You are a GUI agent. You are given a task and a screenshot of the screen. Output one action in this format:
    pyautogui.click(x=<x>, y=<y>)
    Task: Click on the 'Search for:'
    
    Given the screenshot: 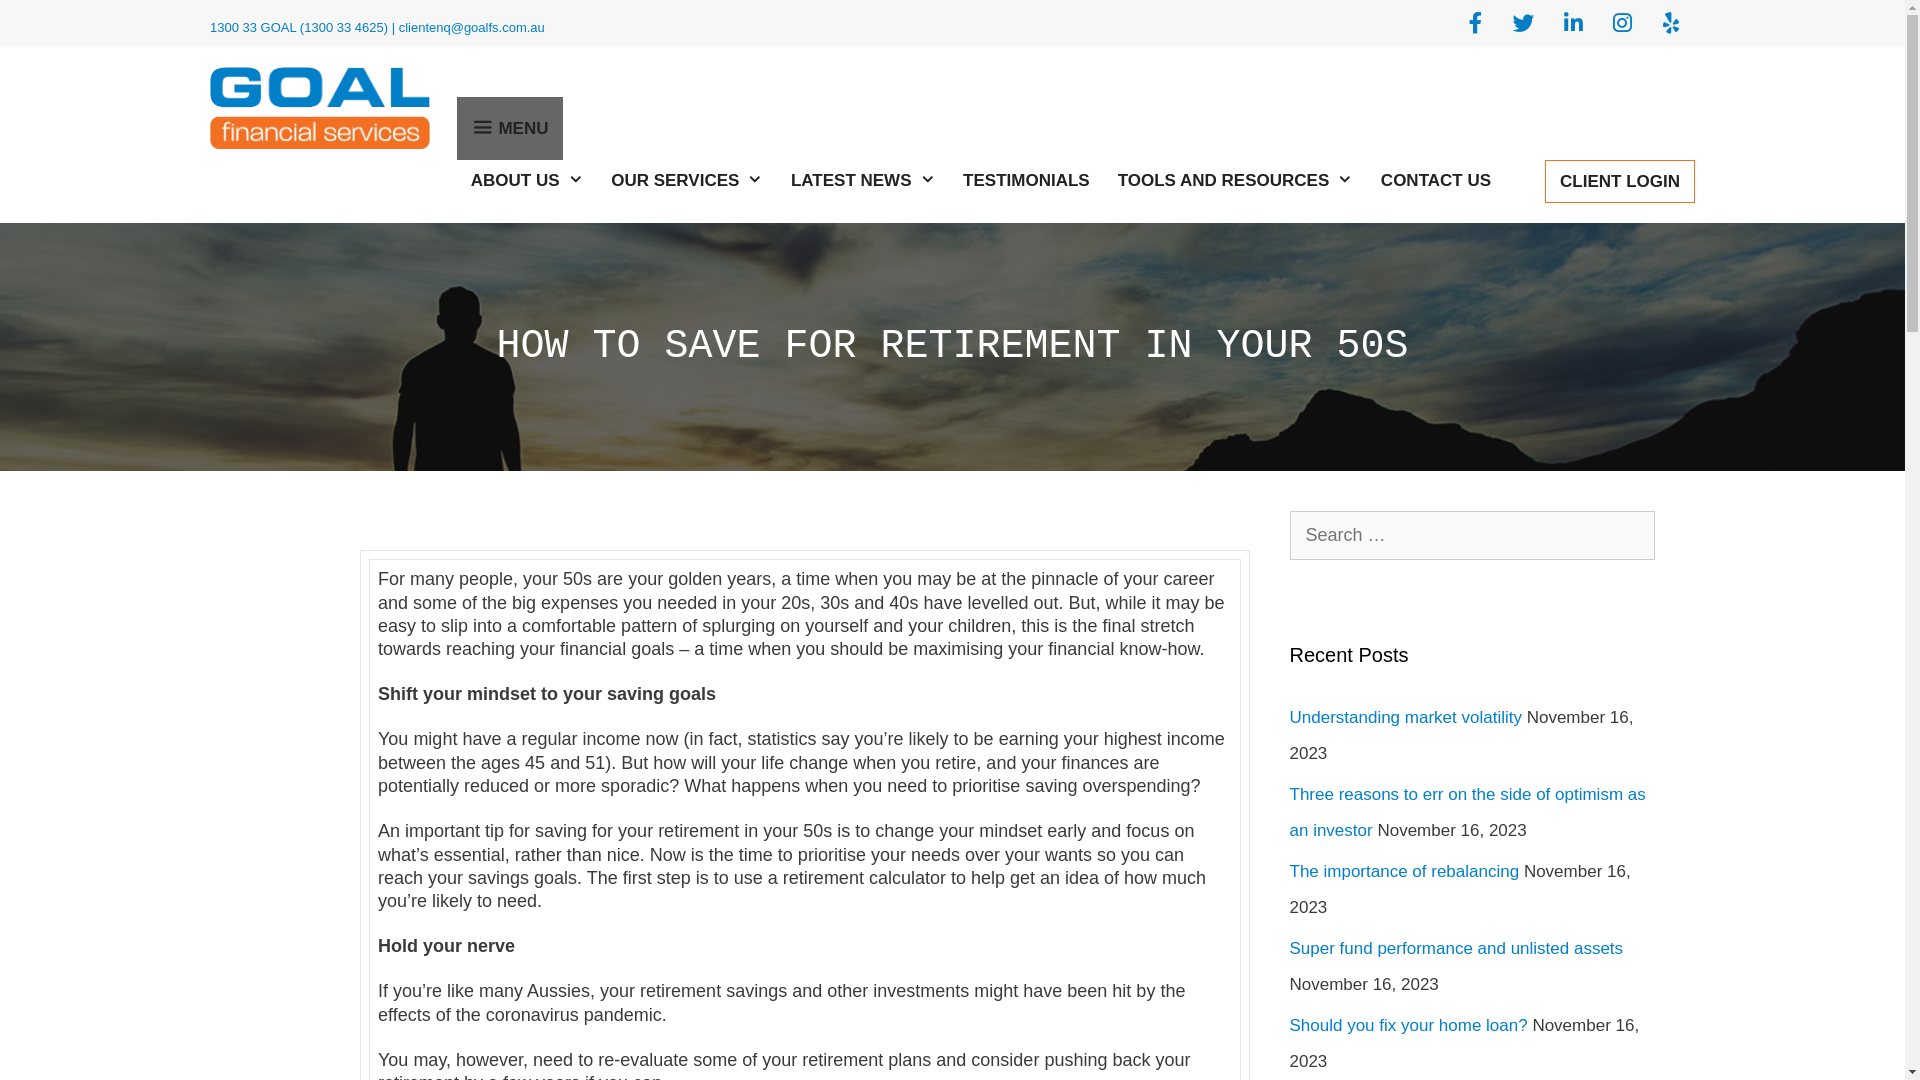 What is the action you would take?
    pyautogui.click(x=1473, y=534)
    